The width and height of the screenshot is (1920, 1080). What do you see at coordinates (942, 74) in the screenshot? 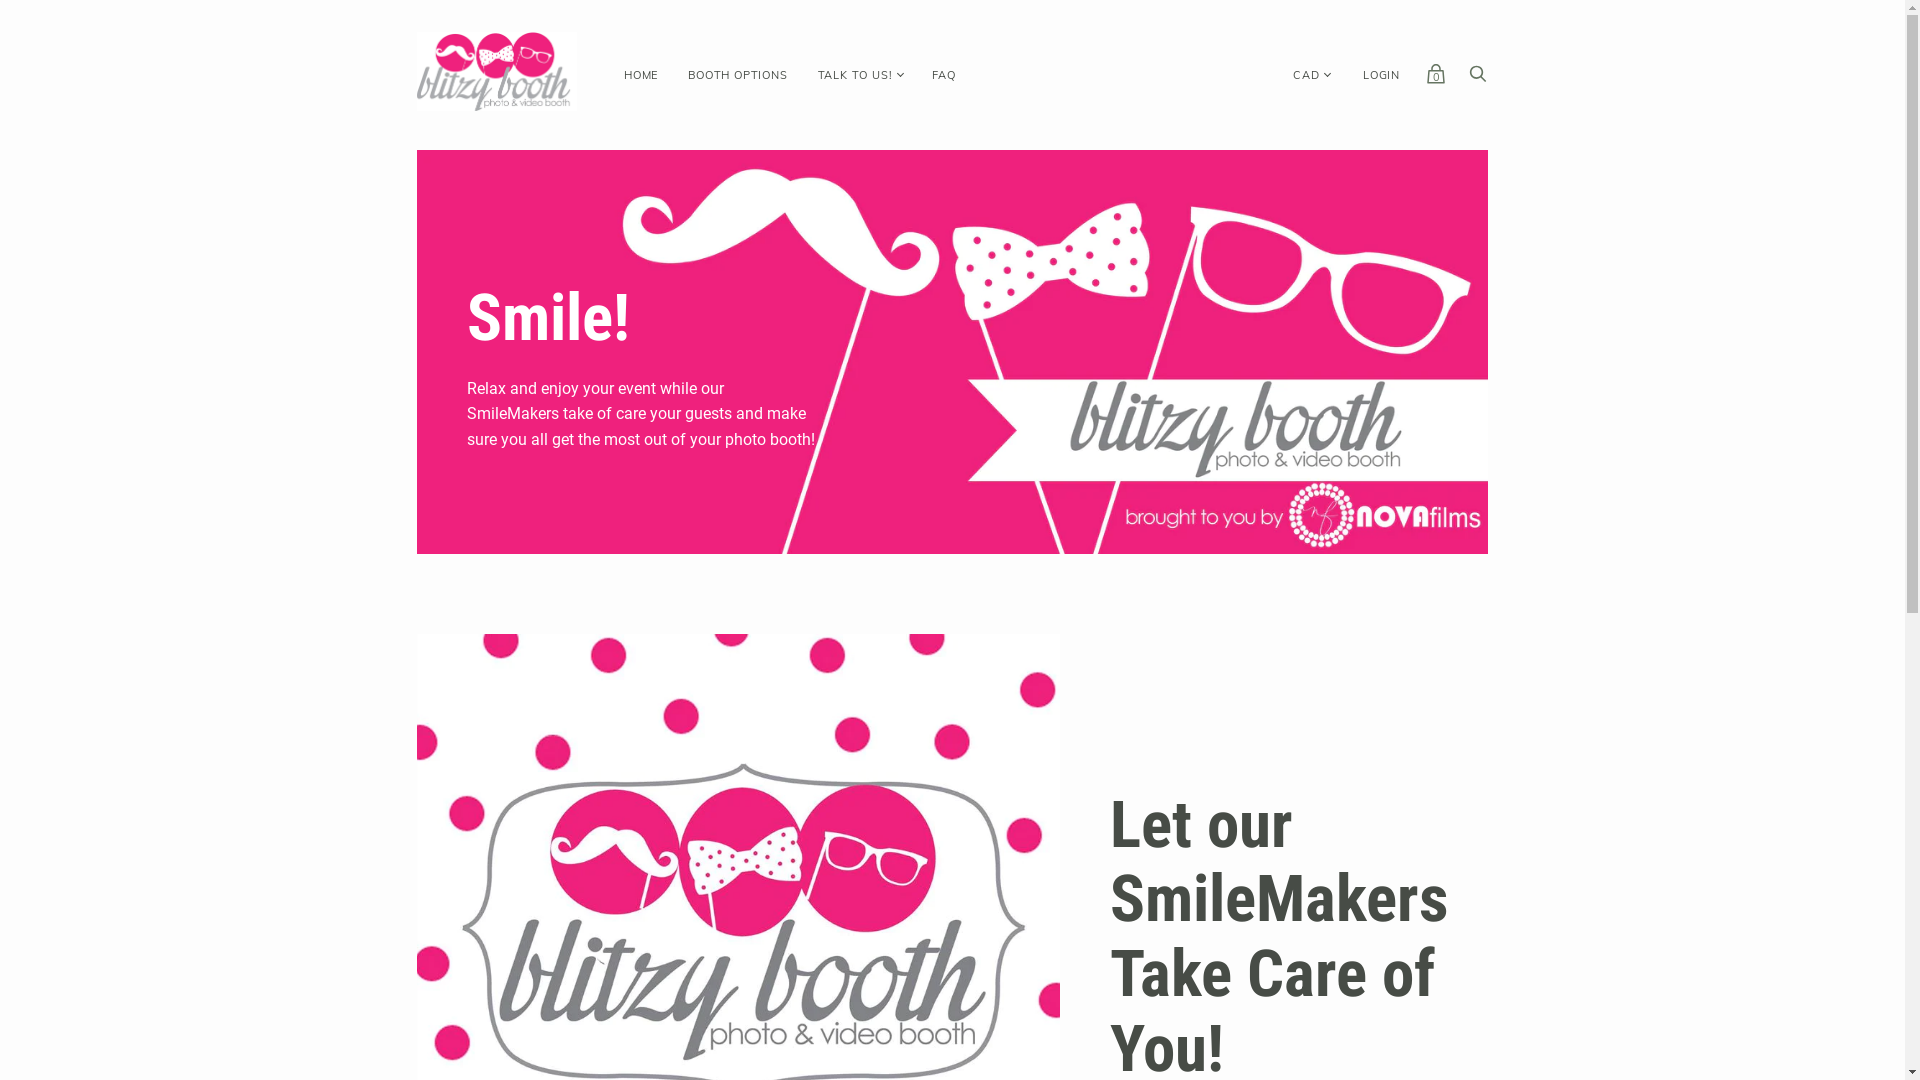
I see `'FAQ'` at bounding box center [942, 74].